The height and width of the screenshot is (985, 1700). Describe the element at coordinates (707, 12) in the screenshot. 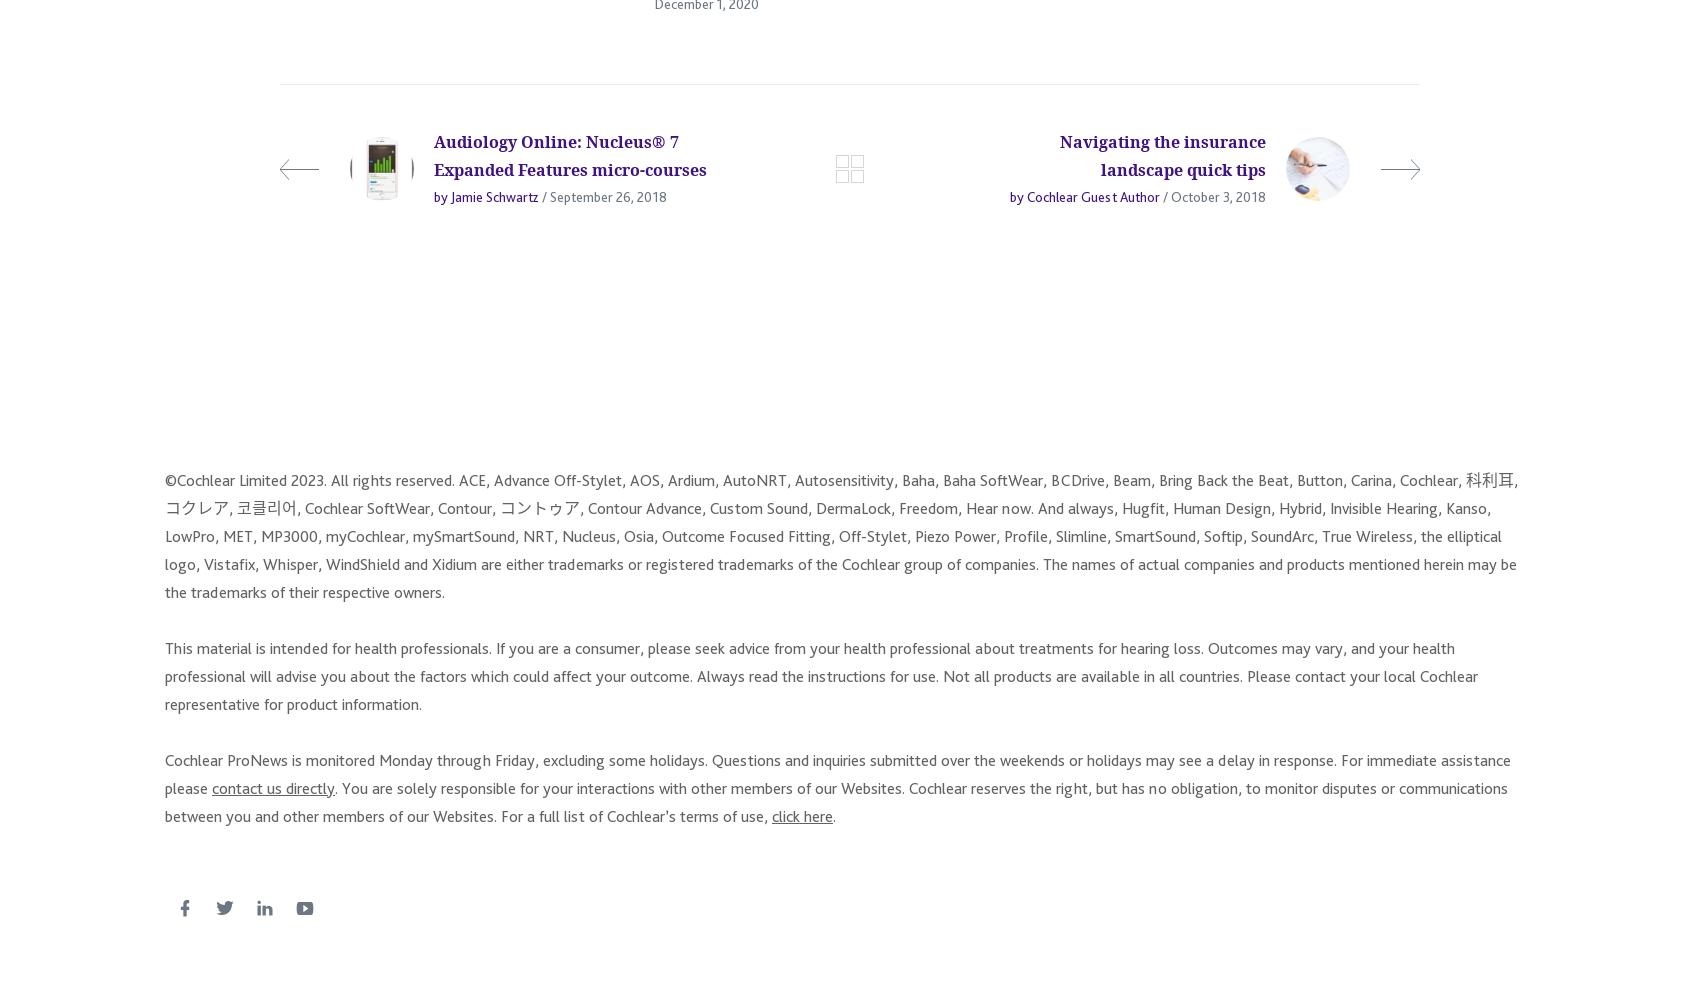

I see `'December 1, 2020'` at that location.